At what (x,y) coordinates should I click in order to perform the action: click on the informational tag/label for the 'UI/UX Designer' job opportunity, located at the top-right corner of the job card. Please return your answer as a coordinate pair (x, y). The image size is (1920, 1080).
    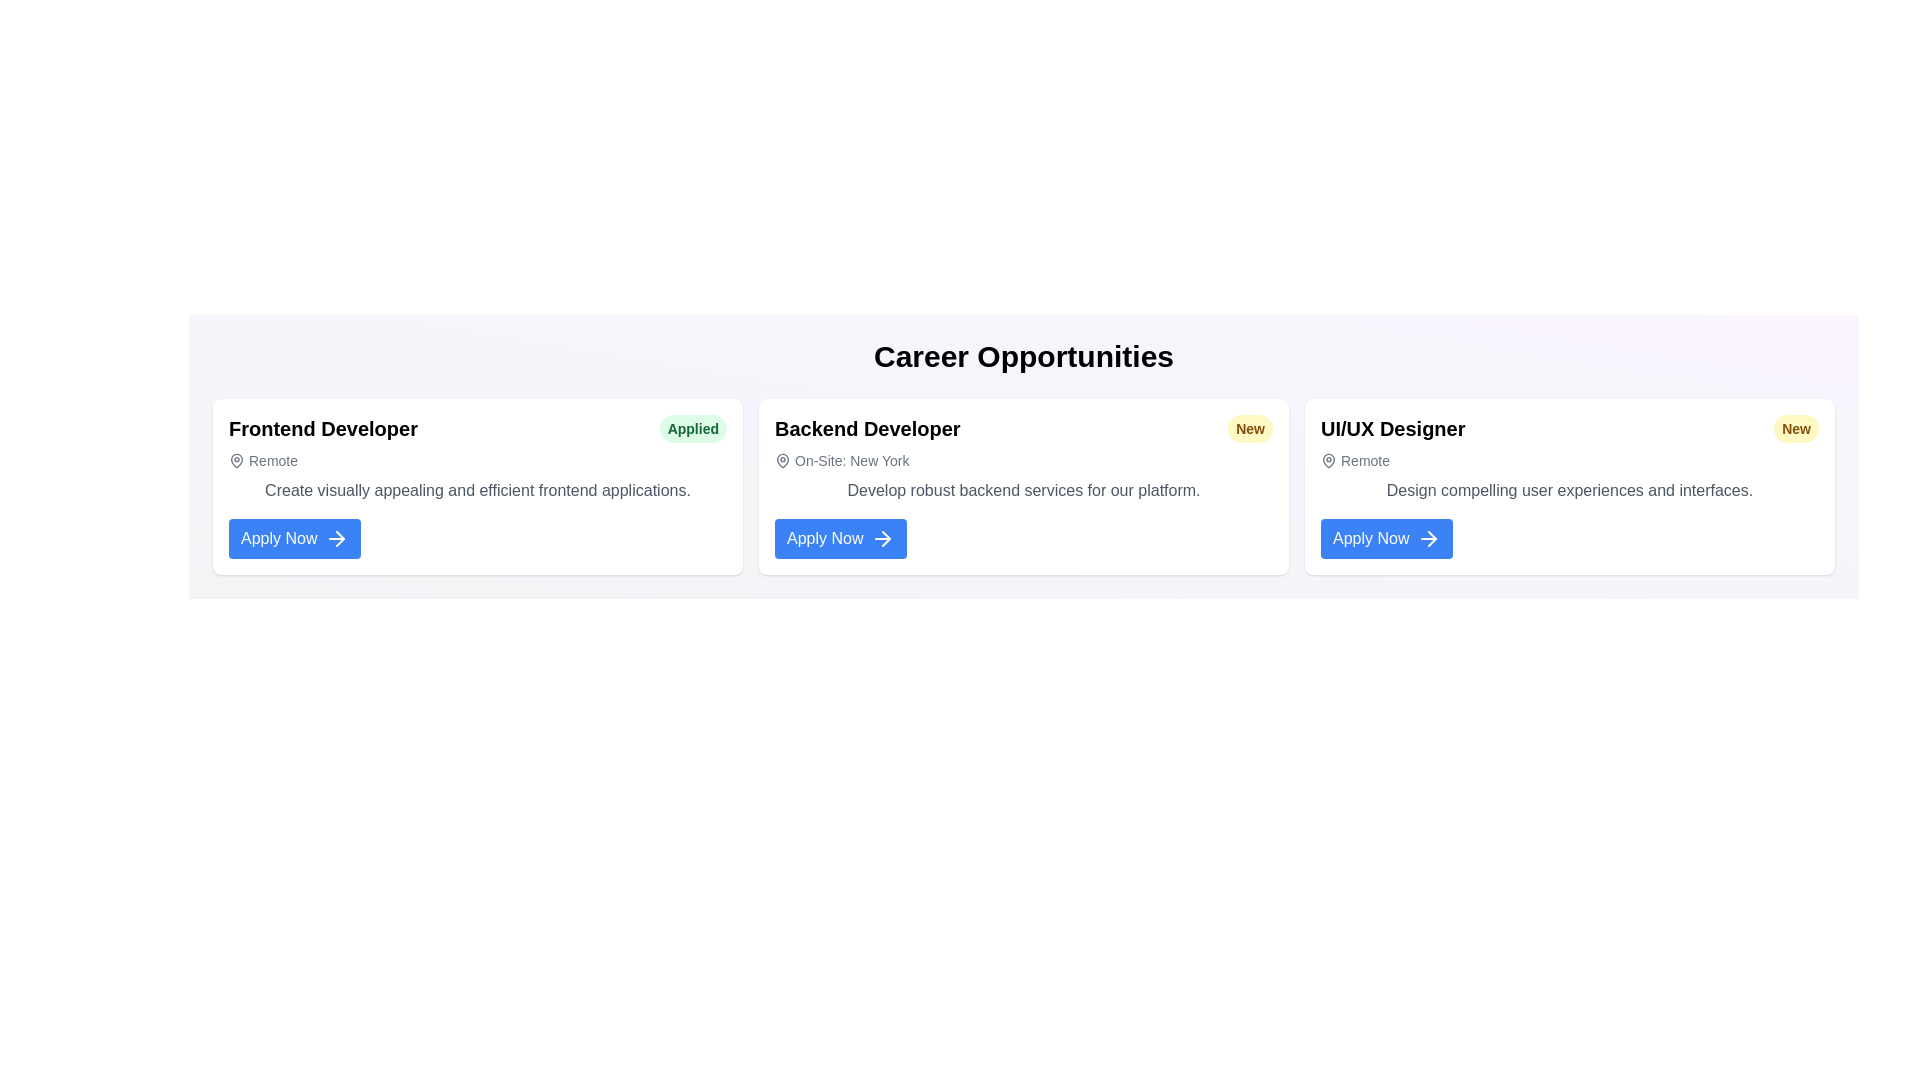
    Looking at the image, I should click on (1796, 427).